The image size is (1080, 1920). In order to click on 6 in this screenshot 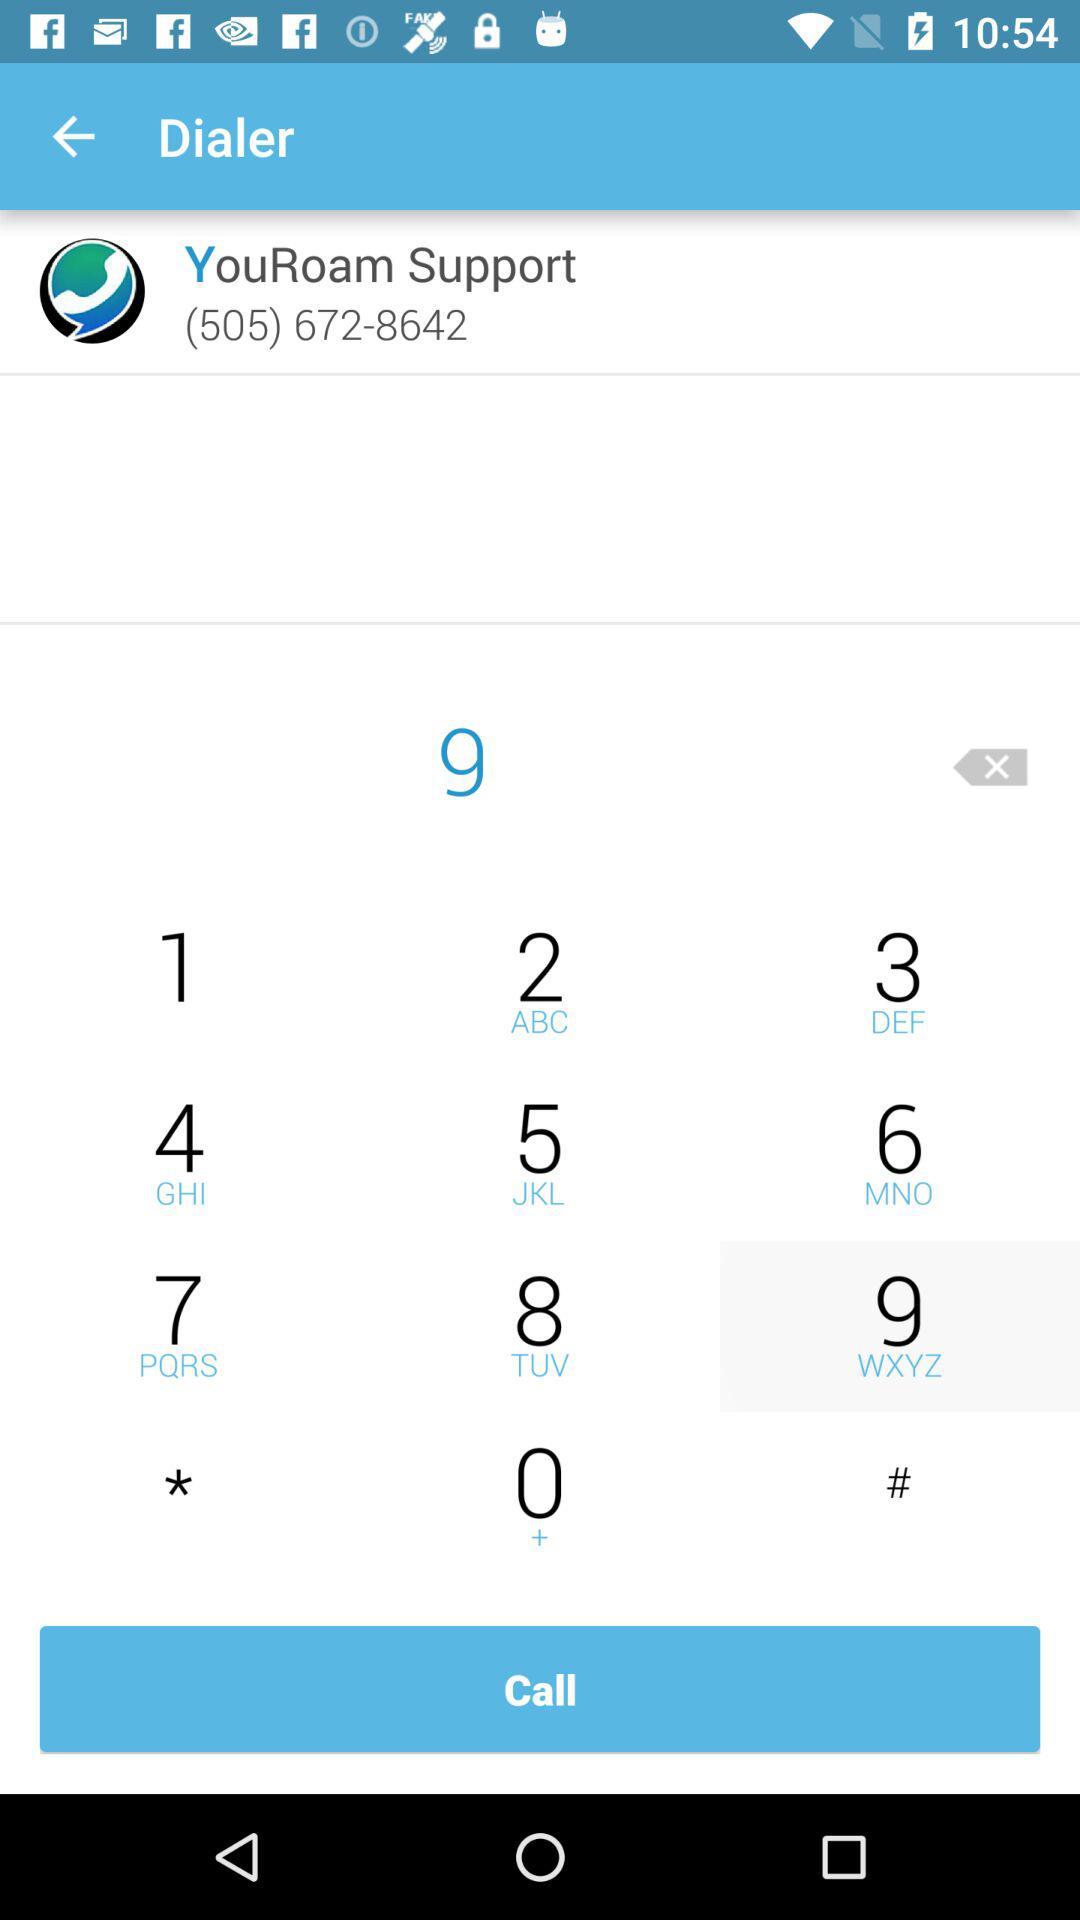, I will do `click(898, 1154)`.